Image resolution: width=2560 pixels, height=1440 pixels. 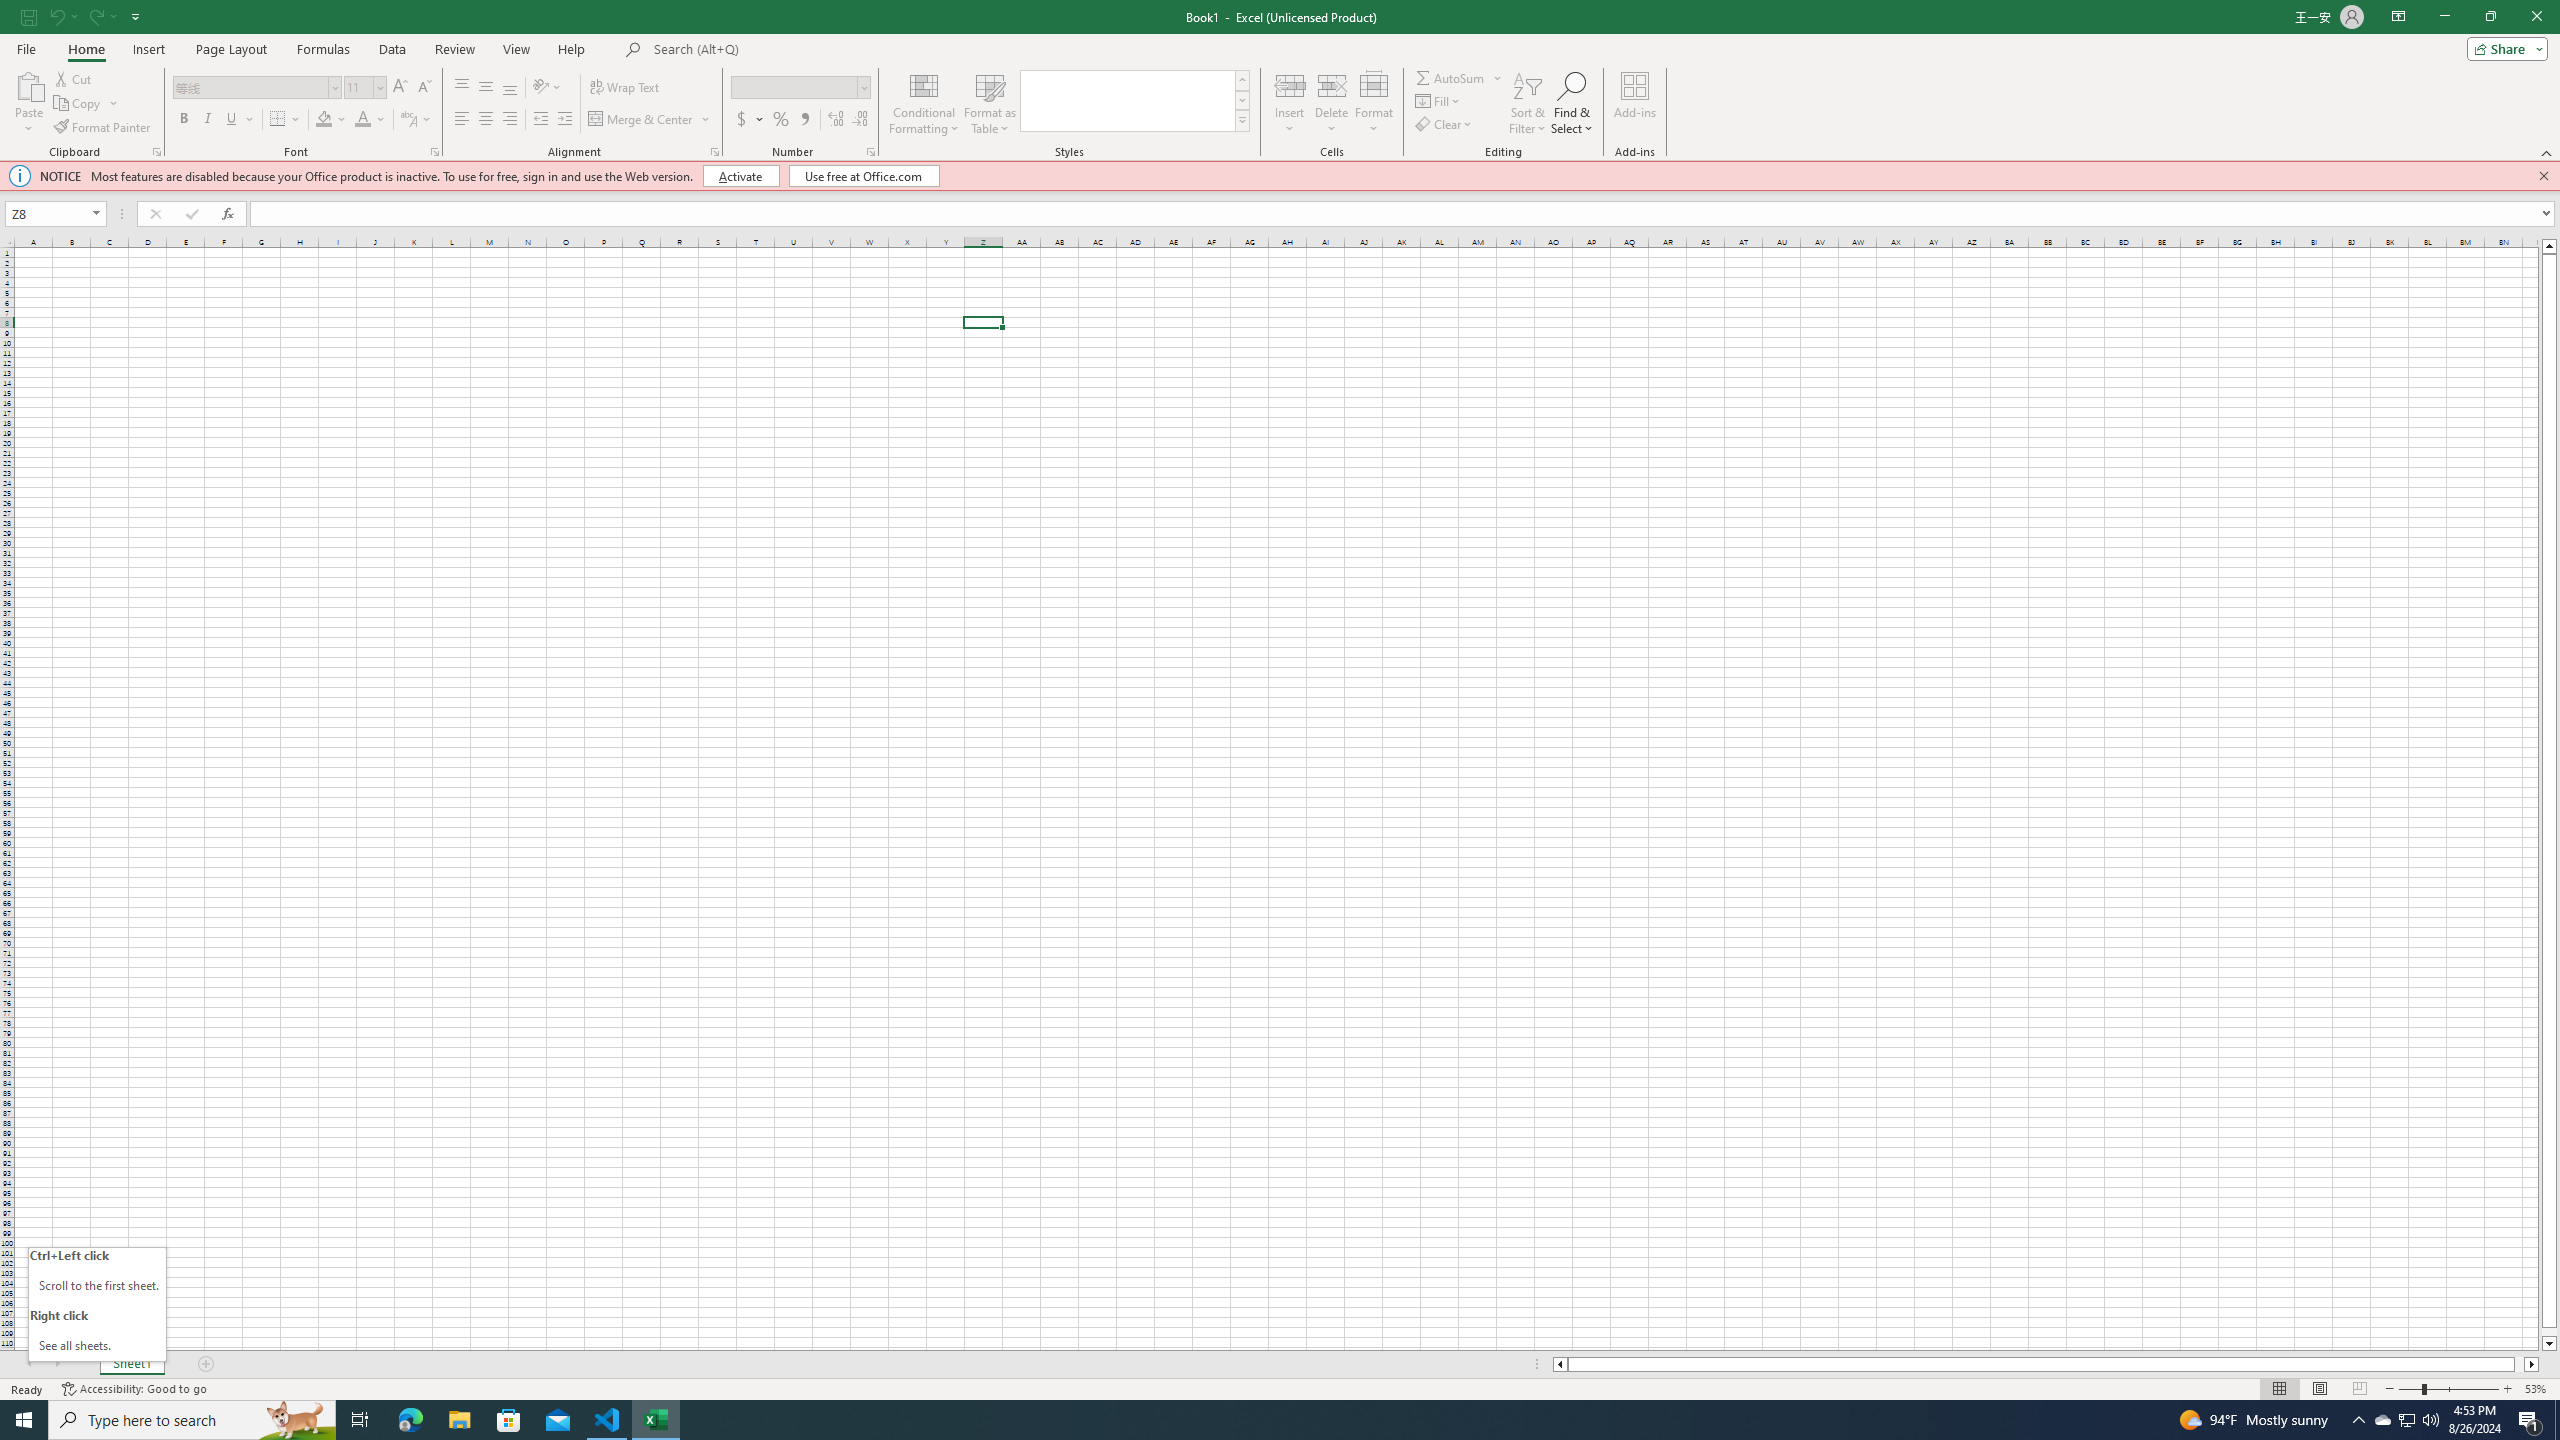 I want to click on 'Underline', so click(x=239, y=118).